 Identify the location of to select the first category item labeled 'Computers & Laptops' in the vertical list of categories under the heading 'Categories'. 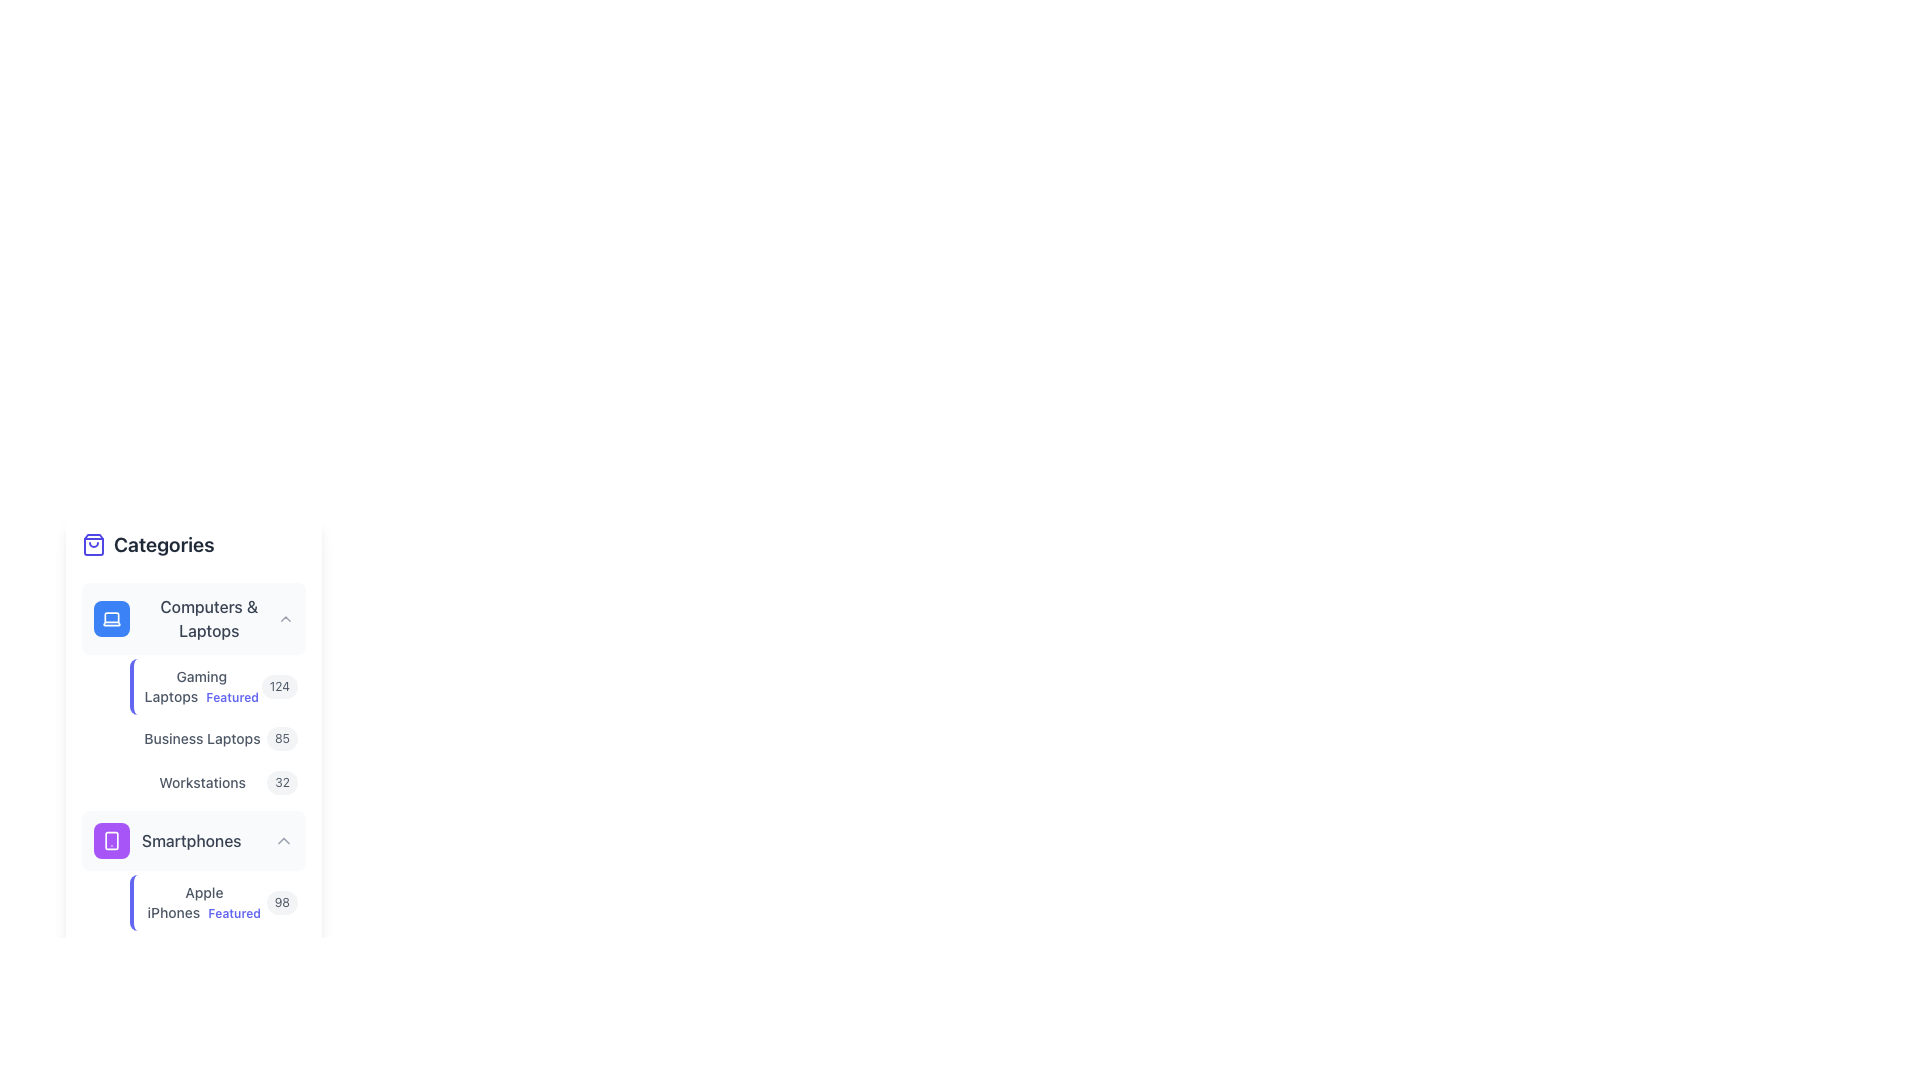
(185, 617).